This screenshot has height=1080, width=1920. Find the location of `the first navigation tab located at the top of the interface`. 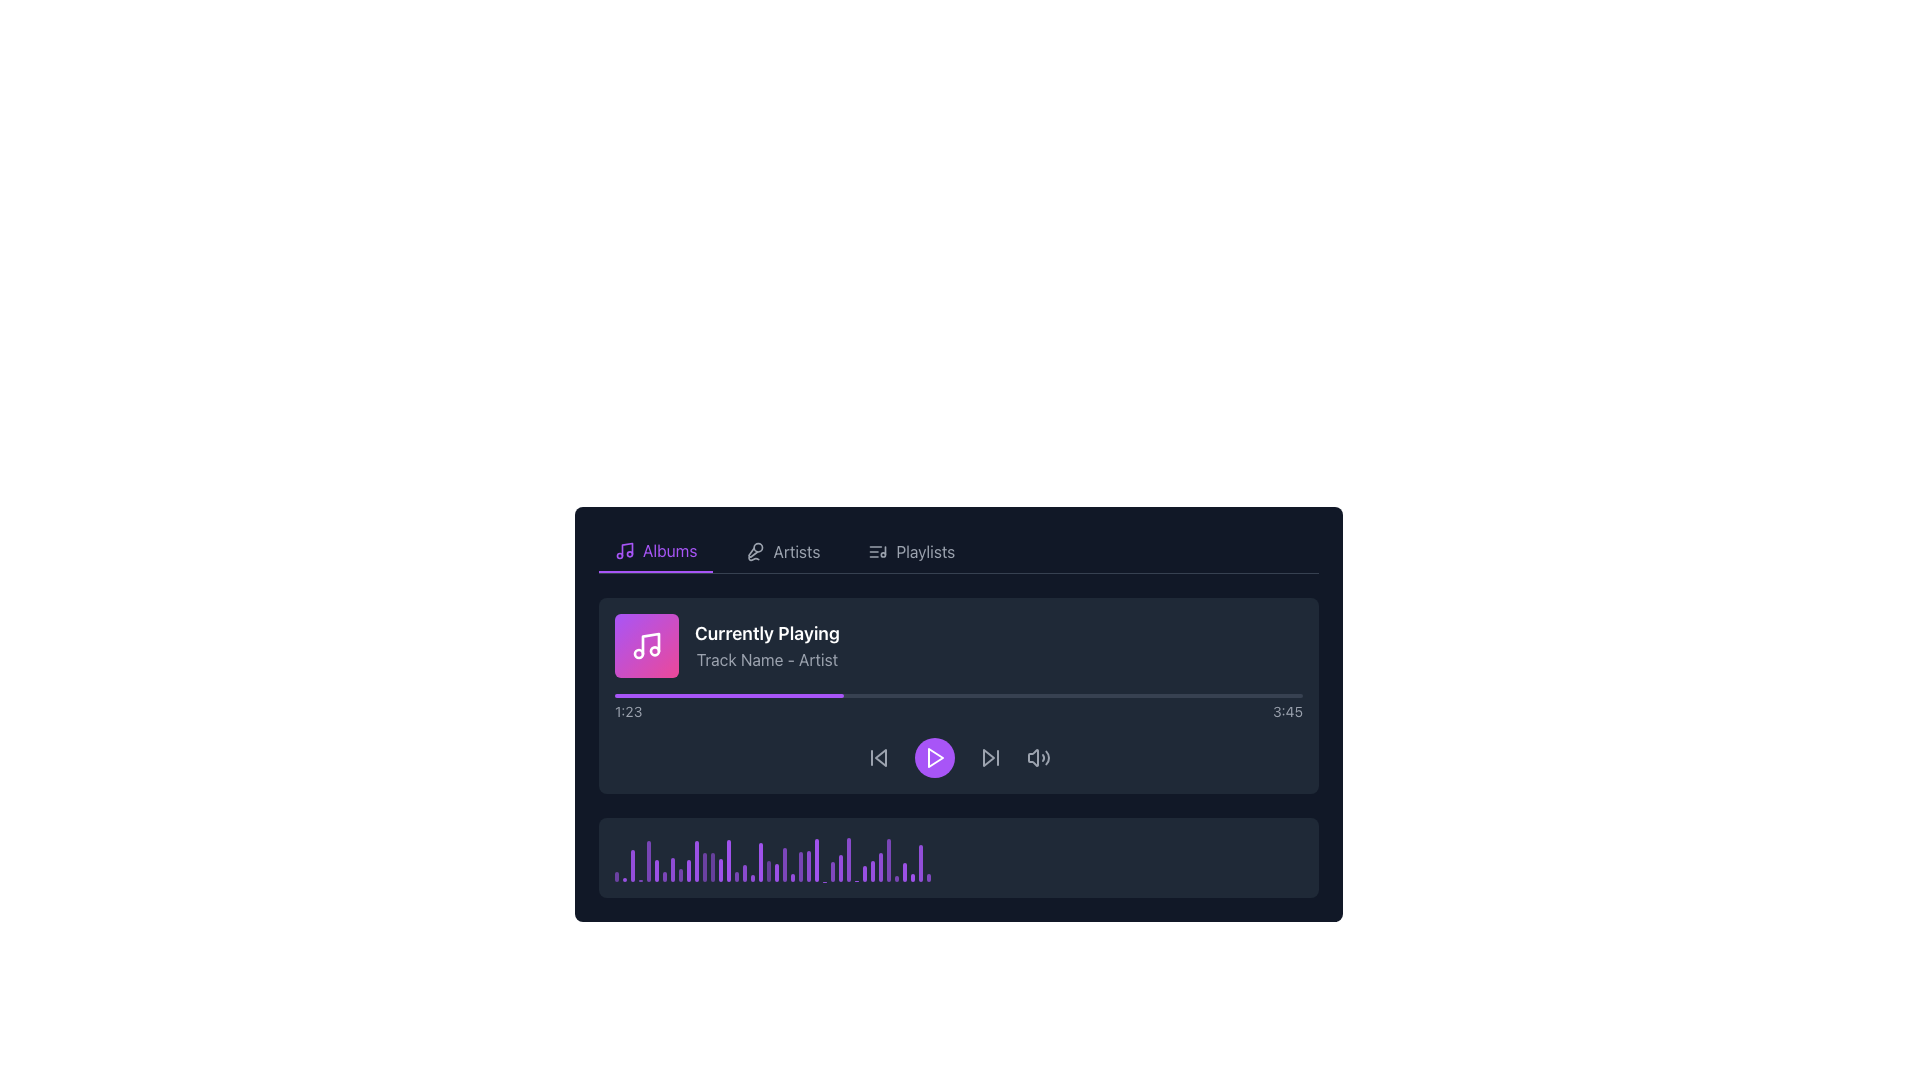

the first navigation tab located at the top of the interface is located at coordinates (656, 551).